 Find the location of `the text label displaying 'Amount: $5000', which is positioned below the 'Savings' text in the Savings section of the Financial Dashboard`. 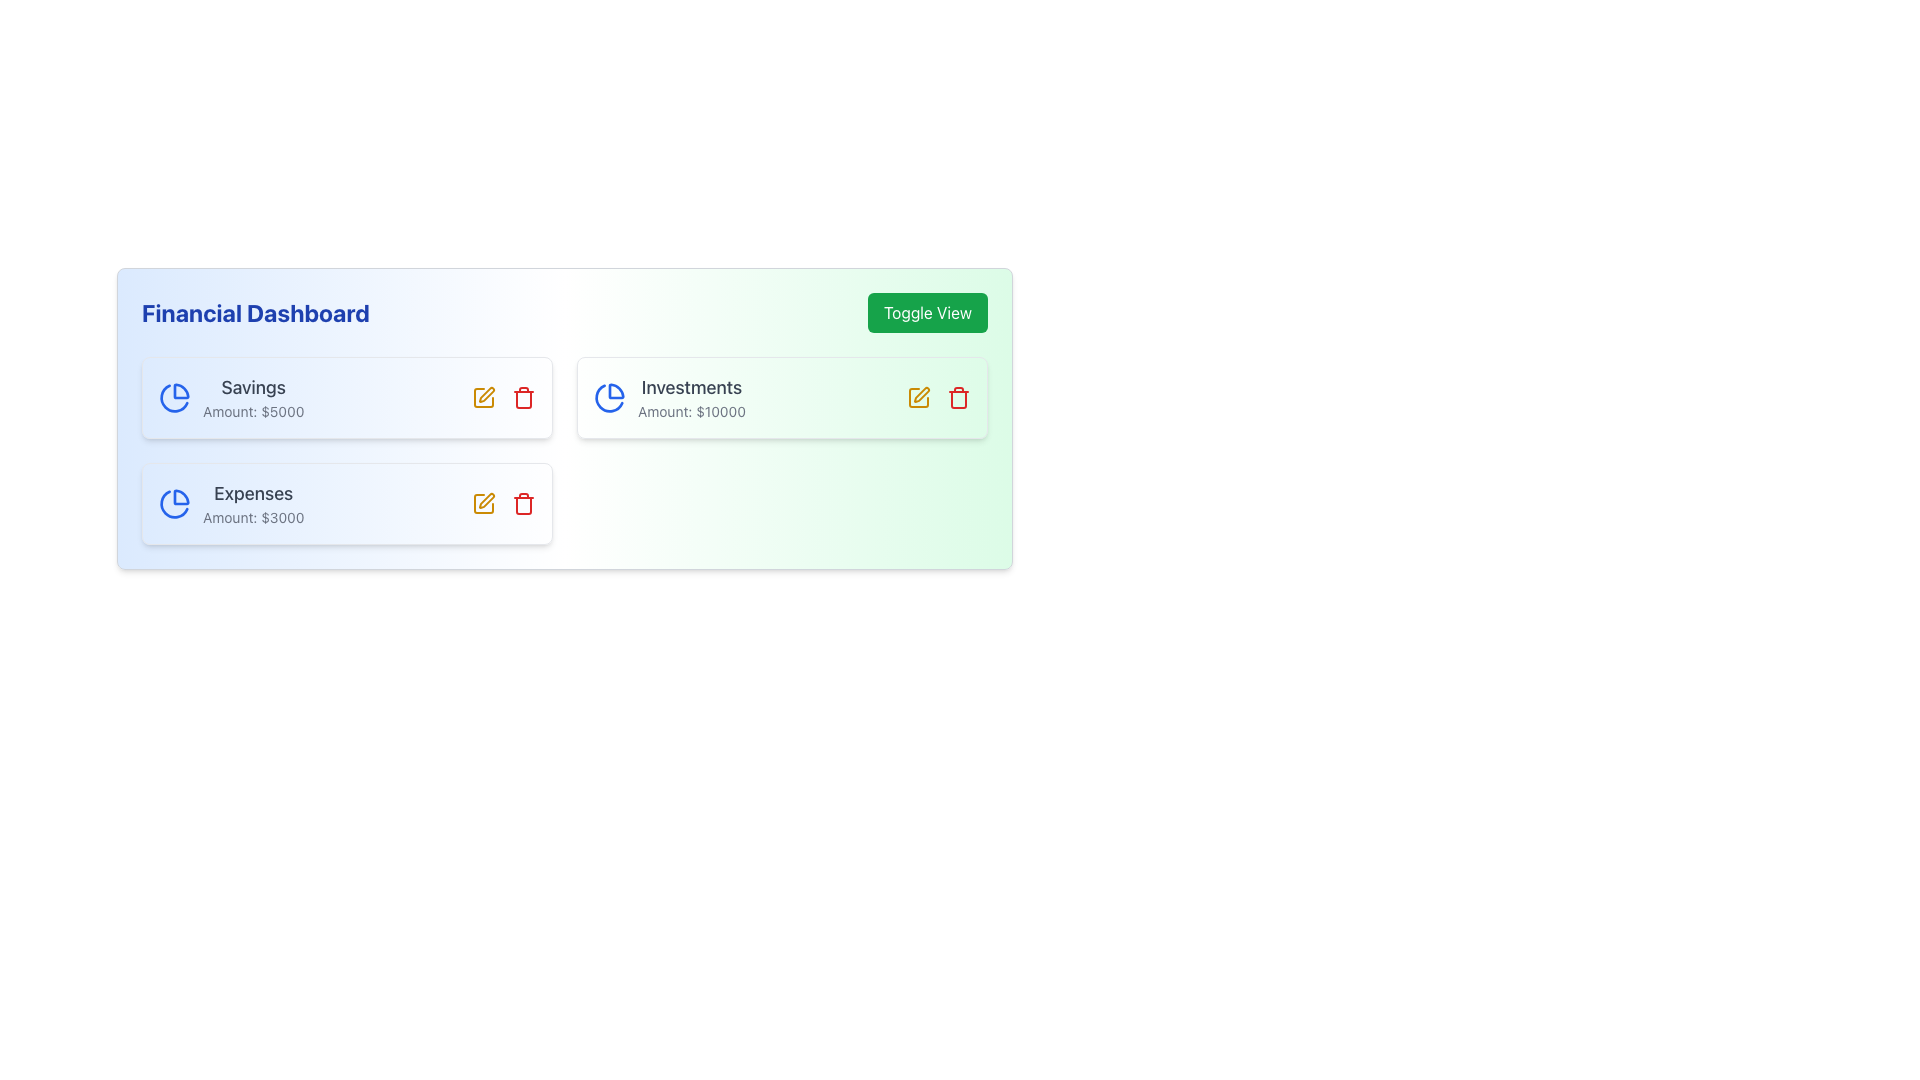

the text label displaying 'Amount: $5000', which is positioned below the 'Savings' text in the Savings section of the Financial Dashboard is located at coordinates (252, 411).